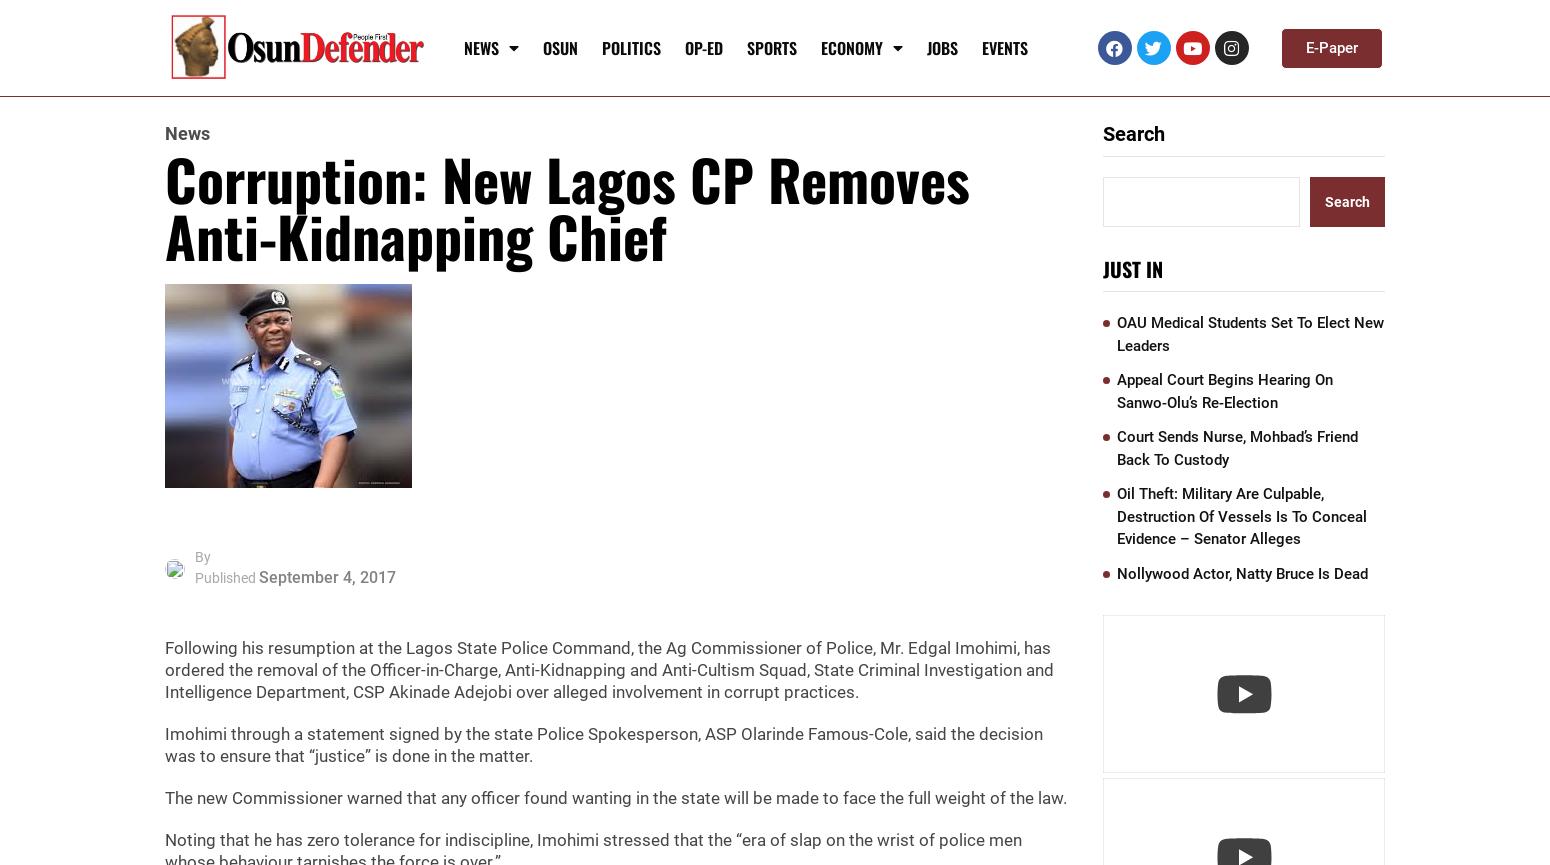 This screenshot has height=865, width=1550. I want to click on 'Imohimi through a statement signed by the state Police Spokesperson, ASP Olarinde Famous-Cole, said the decision was to ensure that “justice” is done in the matter.', so click(604, 744).